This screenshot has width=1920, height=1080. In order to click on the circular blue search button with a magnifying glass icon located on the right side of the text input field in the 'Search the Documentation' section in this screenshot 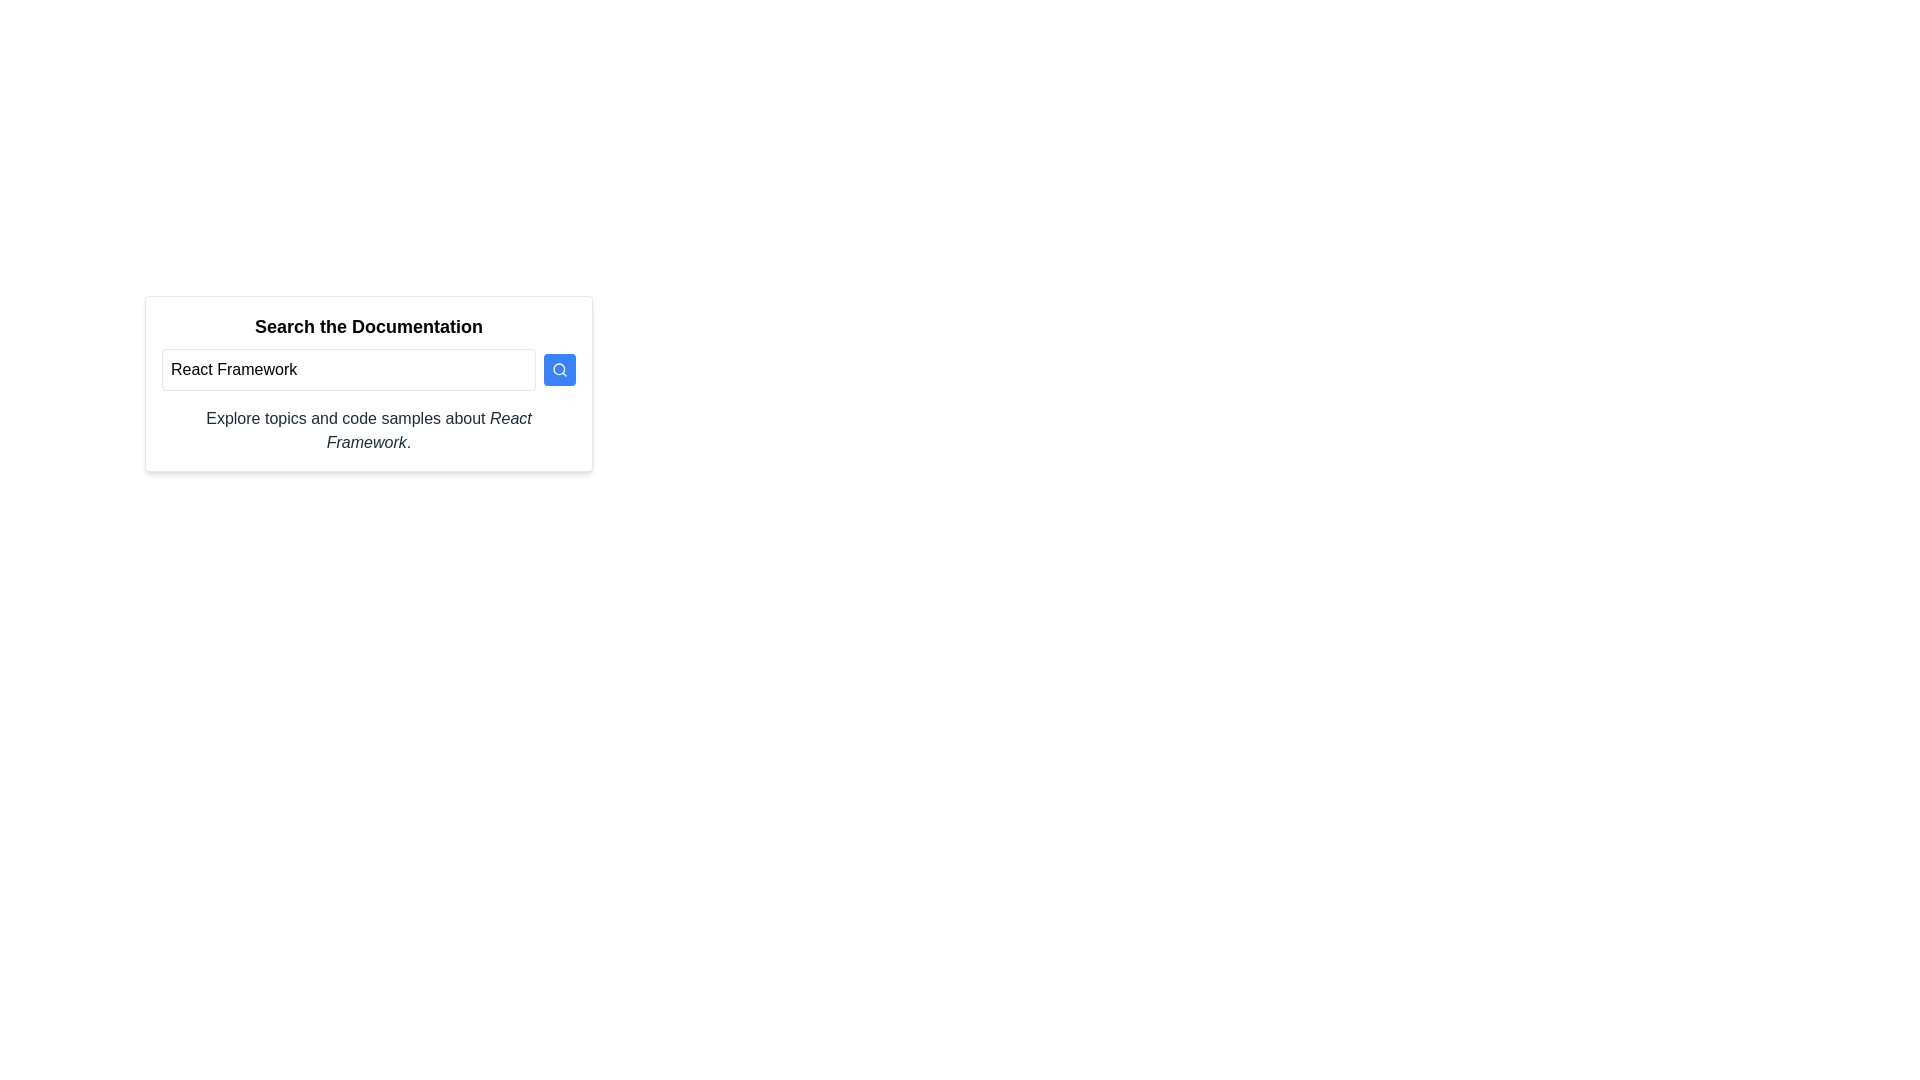, I will do `click(560, 370)`.